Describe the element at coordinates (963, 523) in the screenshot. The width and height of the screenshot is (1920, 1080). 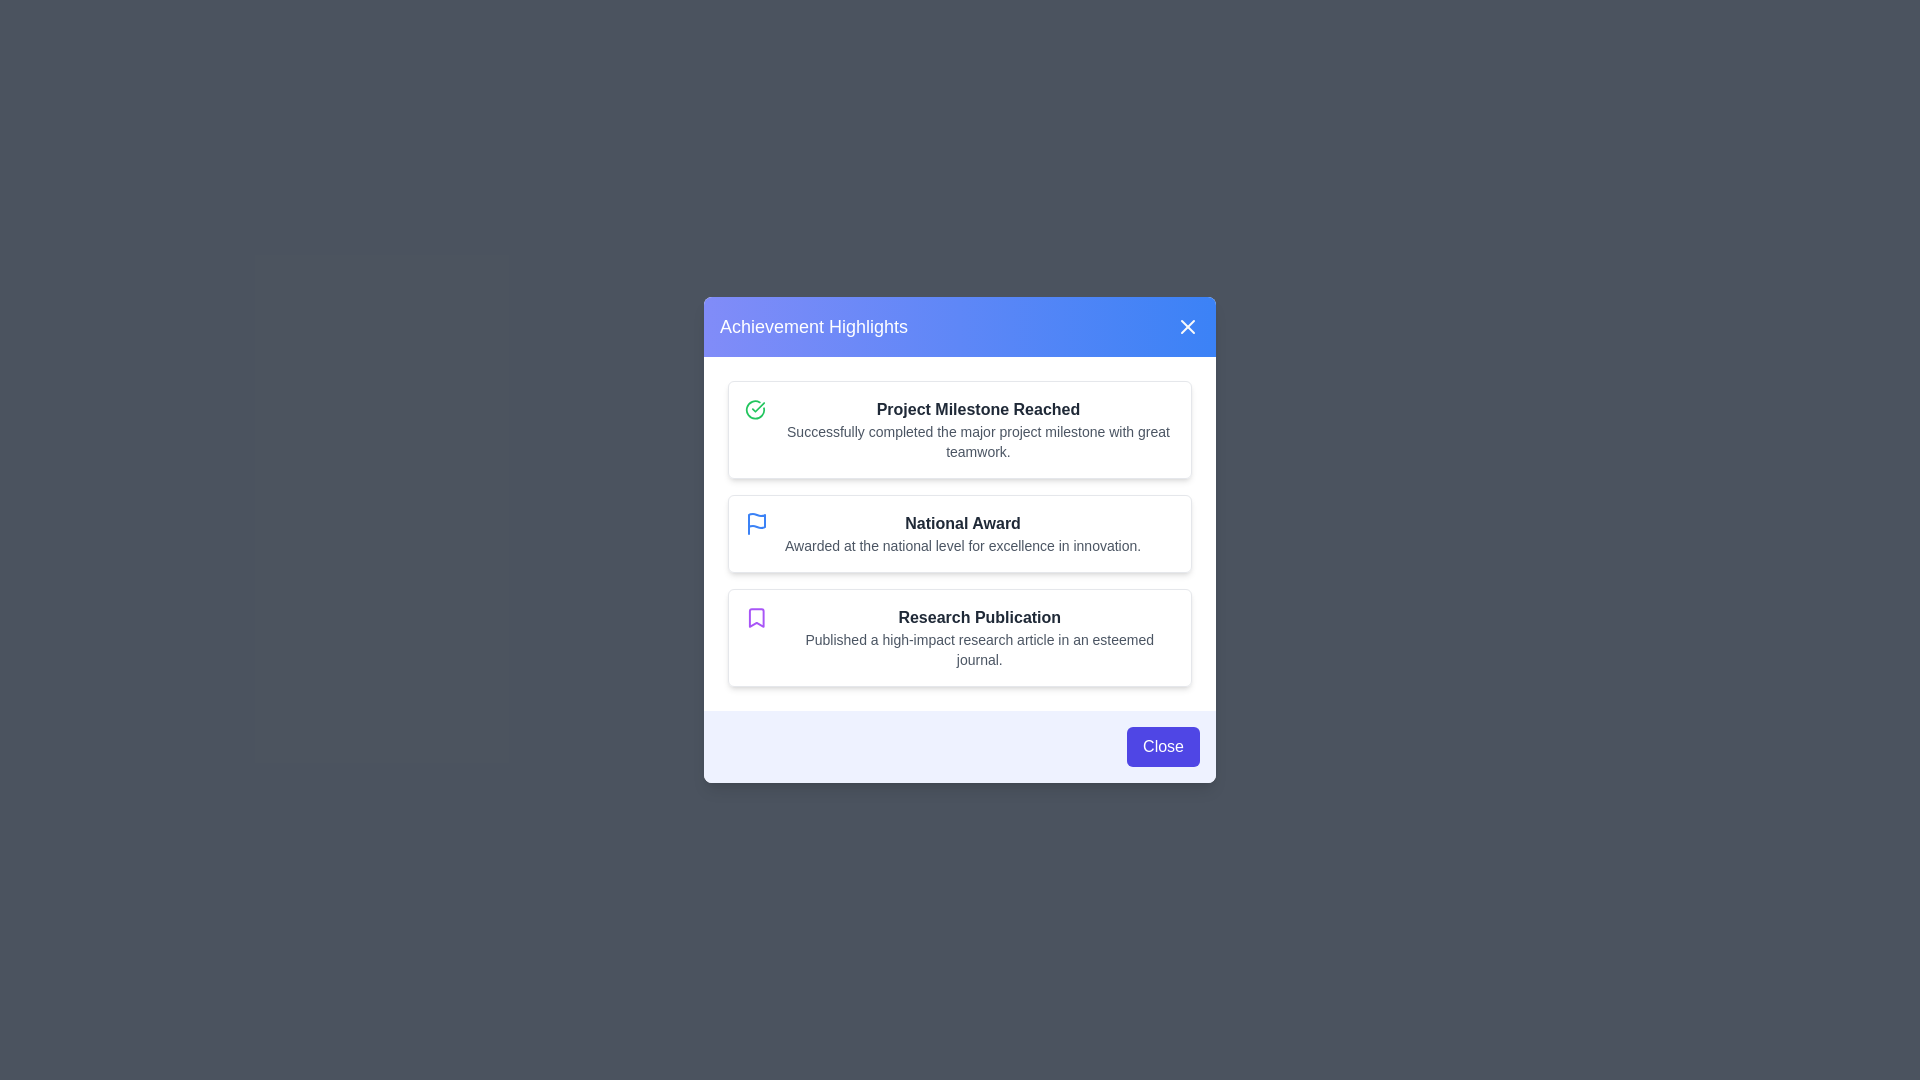
I see `the text label that serves as the title for the second achievement entry, located below 'Achievement Highlights' and above the description starting with 'Awarded at the national level'` at that location.